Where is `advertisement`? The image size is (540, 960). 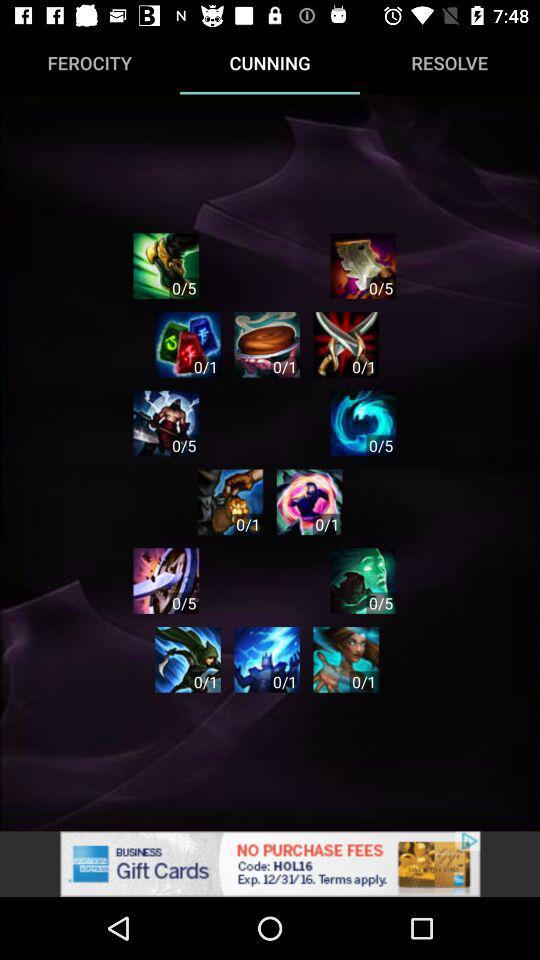
advertisement is located at coordinates (362, 265).